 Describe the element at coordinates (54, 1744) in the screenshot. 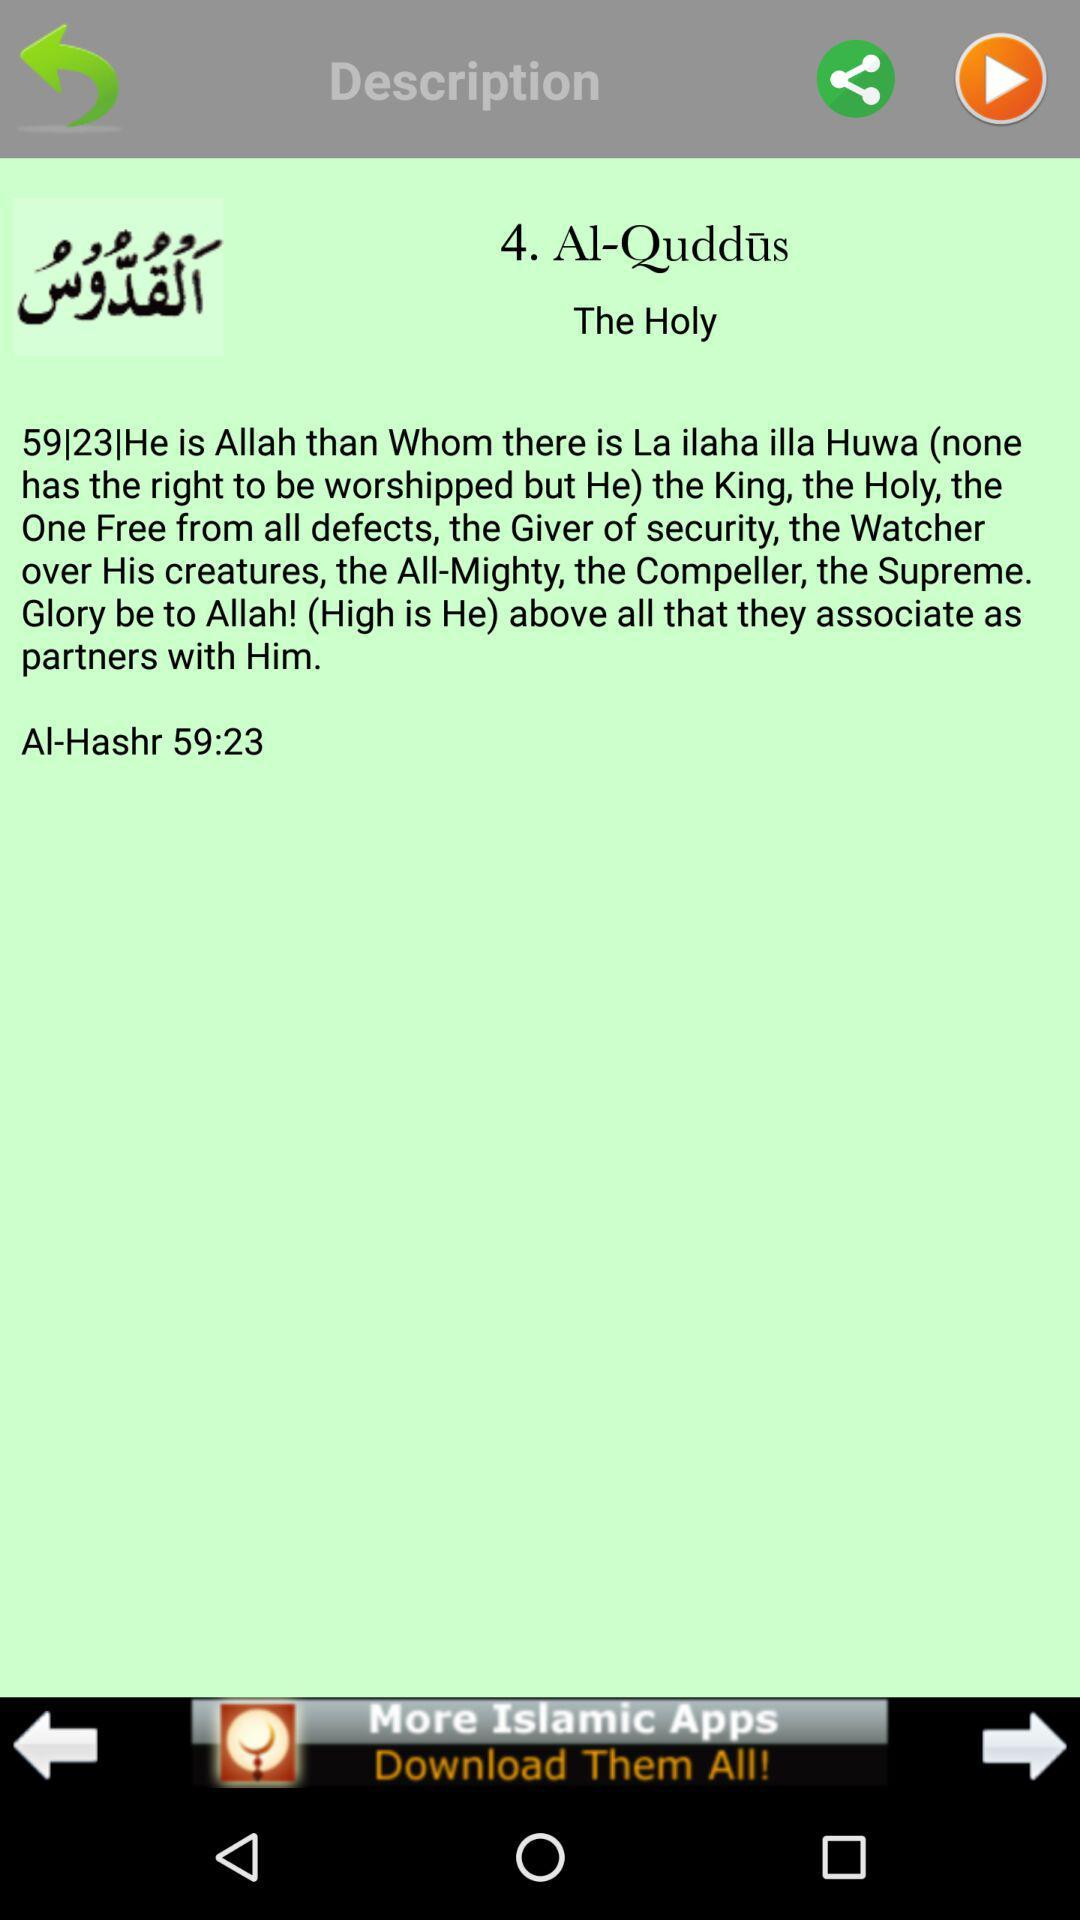

I see `item at the bottom left corner` at that location.